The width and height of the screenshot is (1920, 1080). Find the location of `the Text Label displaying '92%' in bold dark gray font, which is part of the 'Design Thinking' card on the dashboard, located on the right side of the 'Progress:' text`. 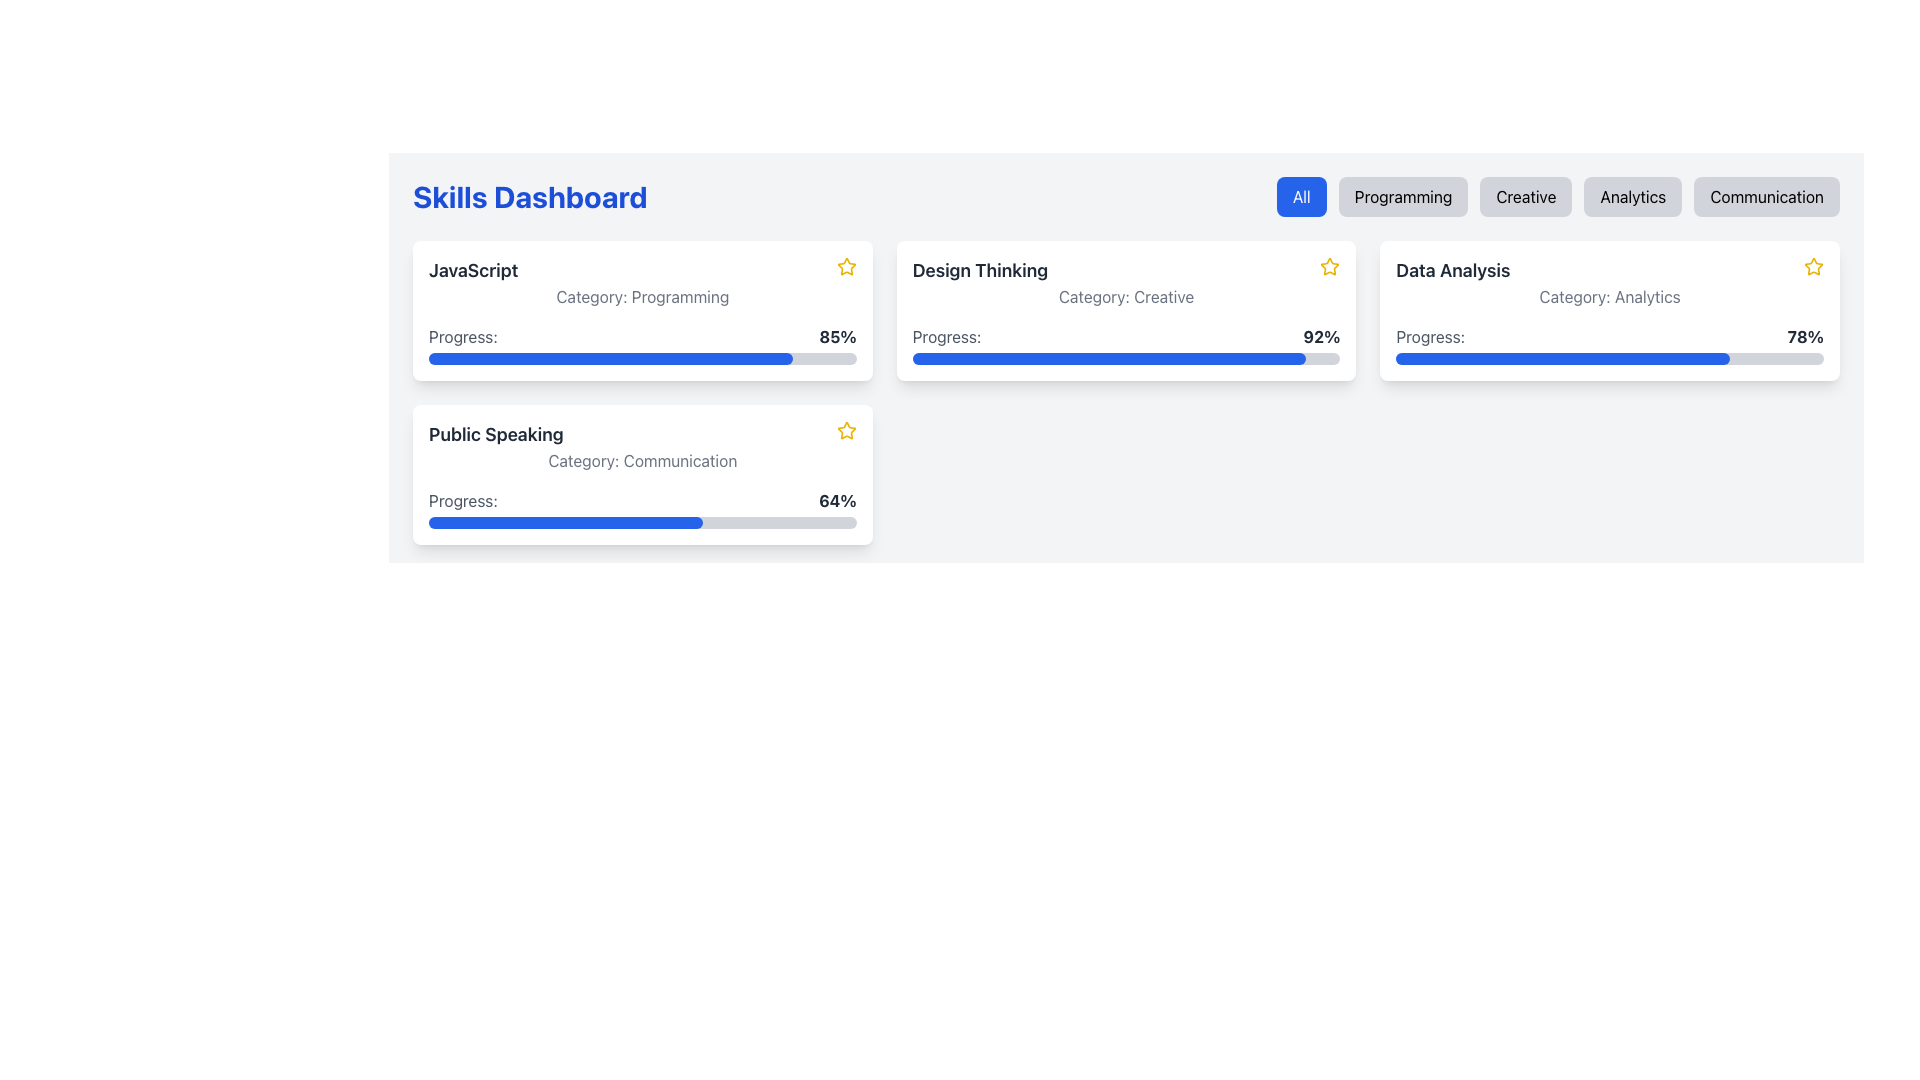

the Text Label displaying '92%' in bold dark gray font, which is part of the 'Design Thinking' card on the dashboard, located on the right side of the 'Progress:' text is located at coordinates (1321, 335).